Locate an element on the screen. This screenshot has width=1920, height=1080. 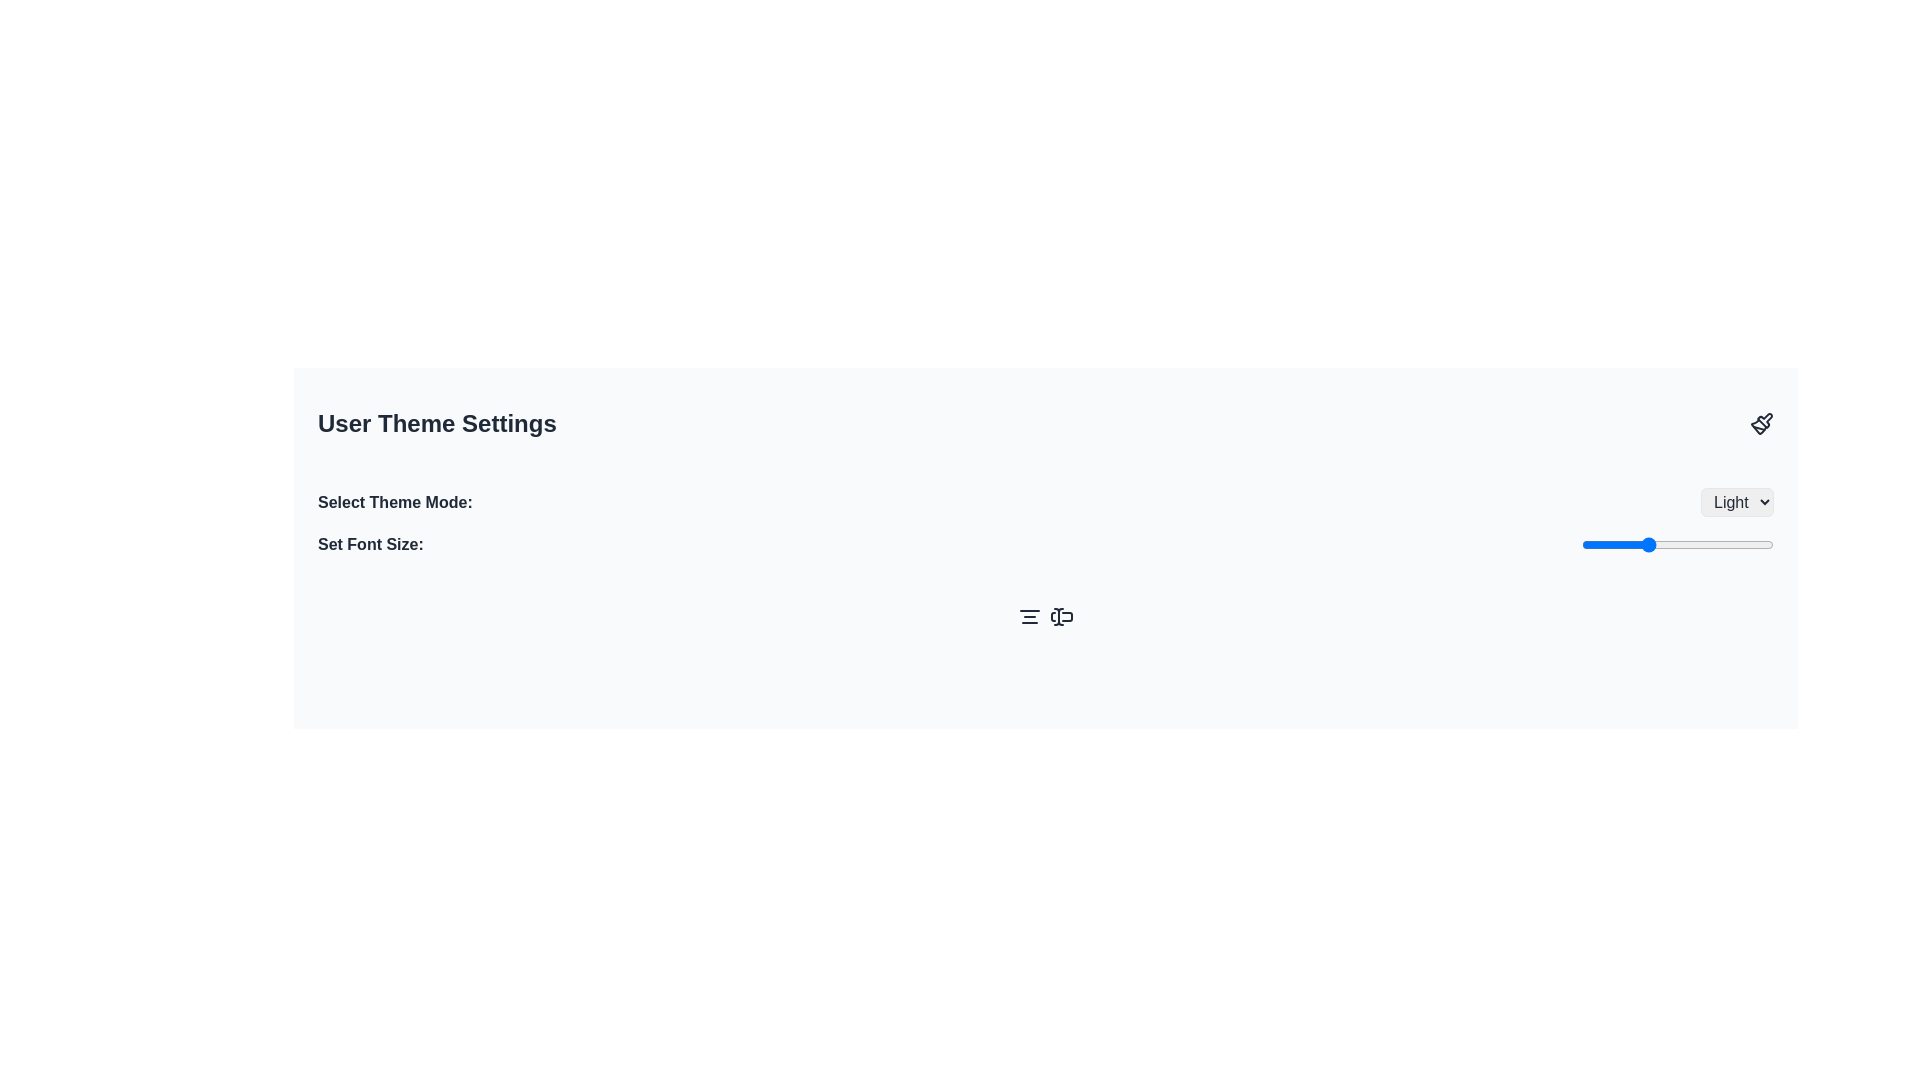
the font size is located at coordinates (1708, 544).